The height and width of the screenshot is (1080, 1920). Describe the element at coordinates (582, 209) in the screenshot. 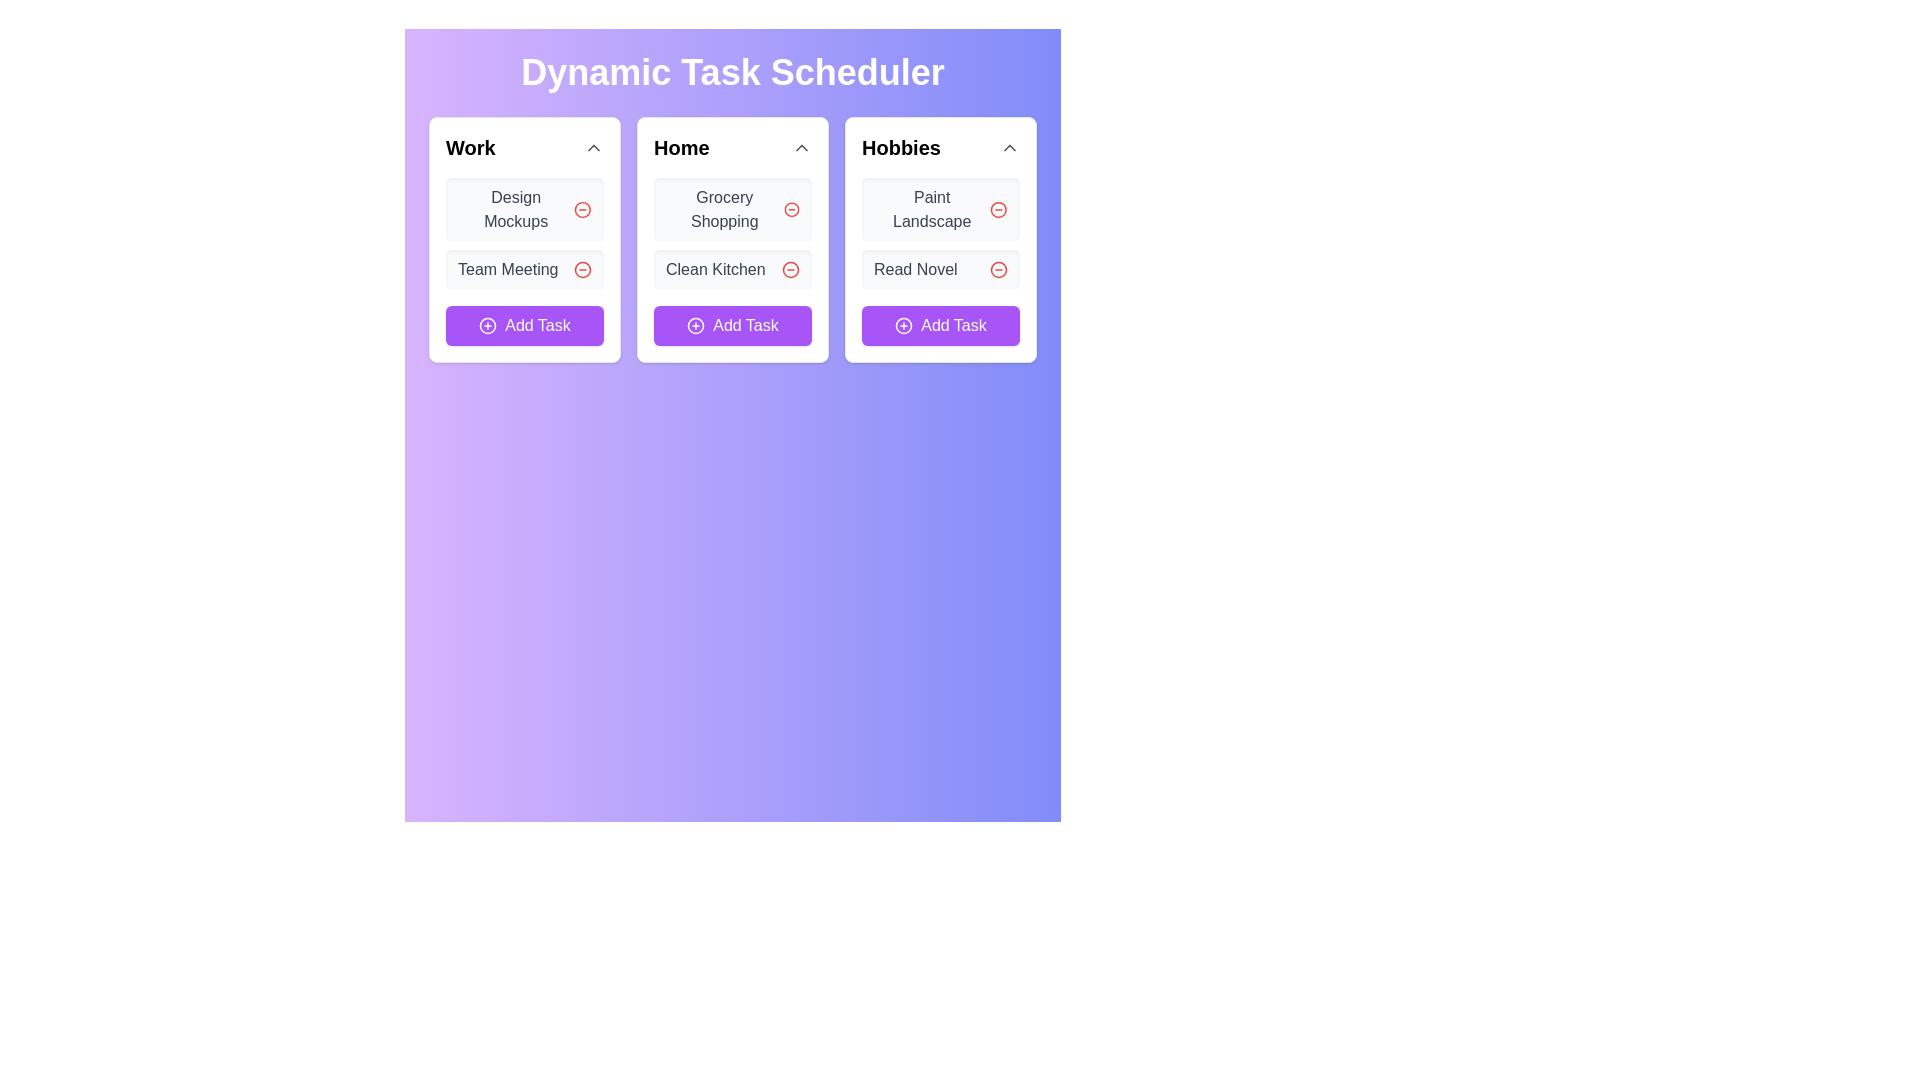

I see `the IconButton (circle with minus sign)` at that location.